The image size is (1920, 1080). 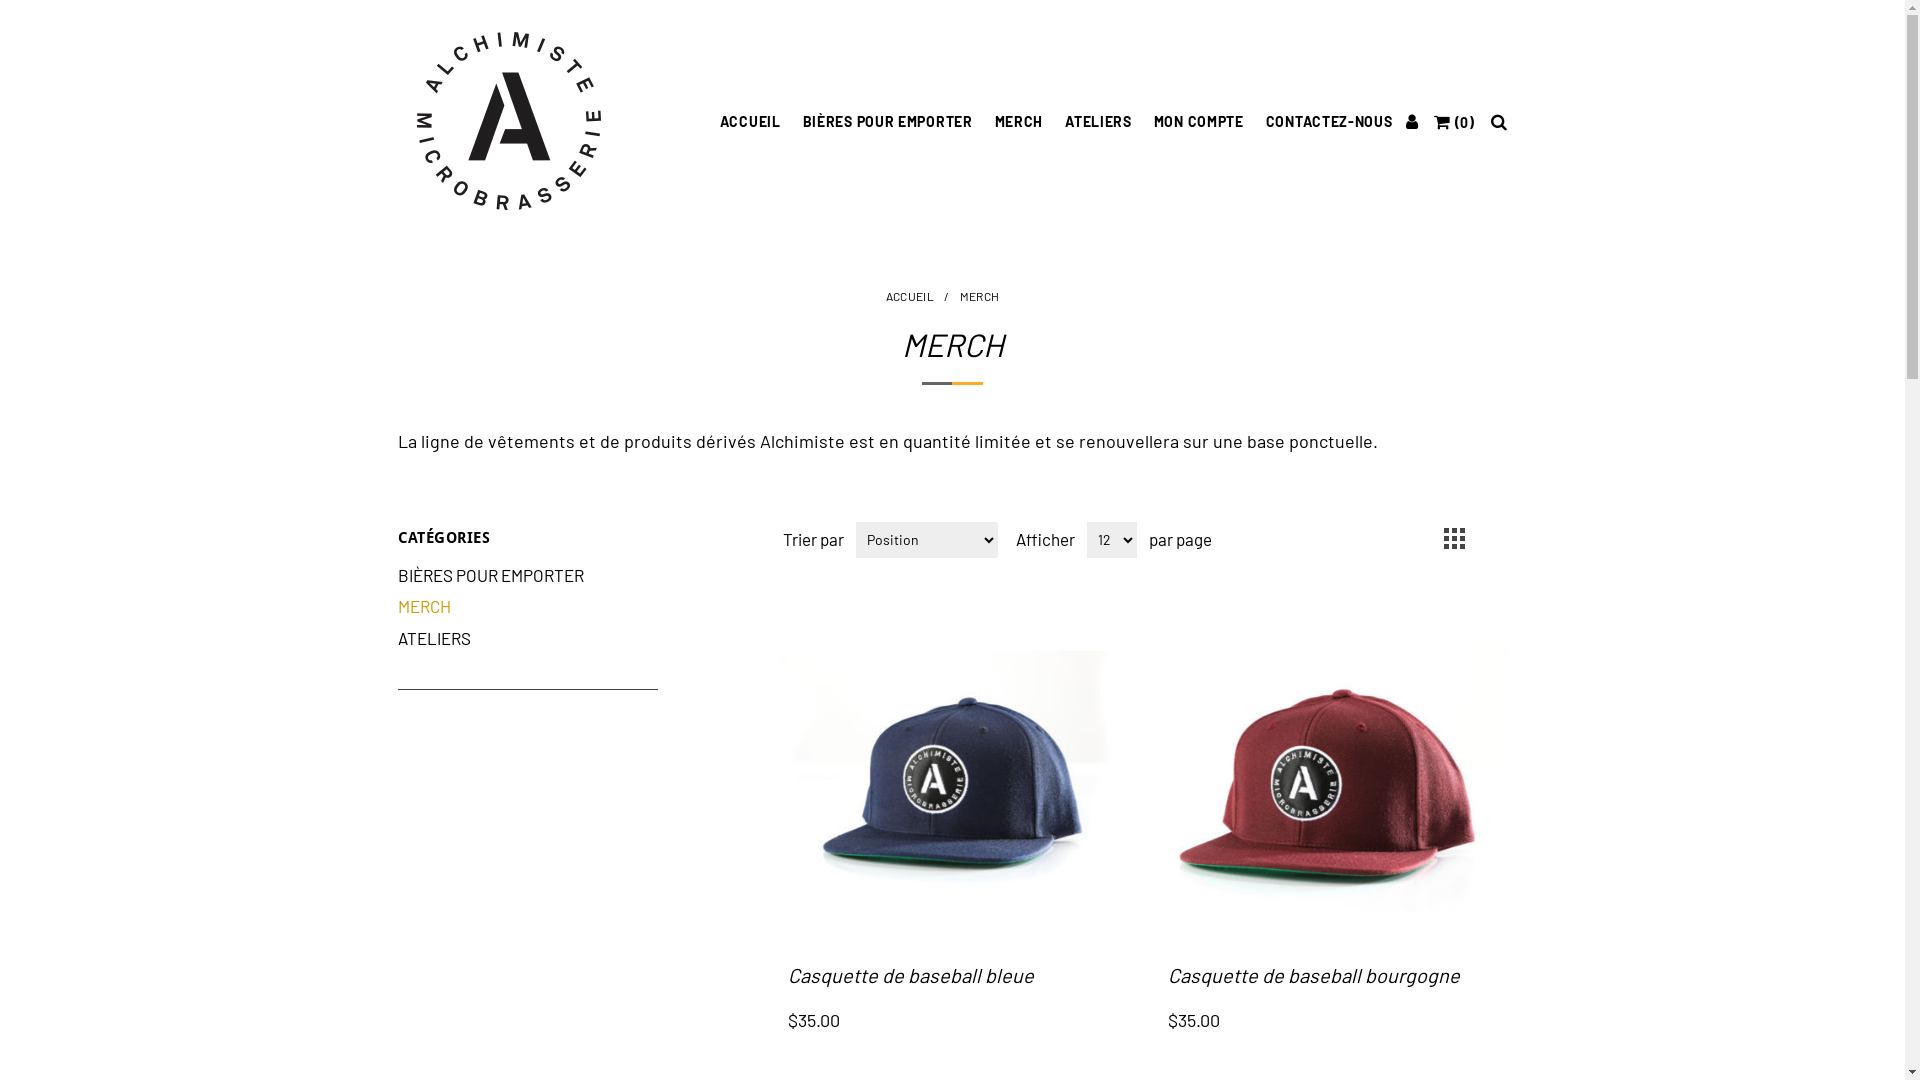 I want to click on 'ATELIERS', so click(x=433, y=639).